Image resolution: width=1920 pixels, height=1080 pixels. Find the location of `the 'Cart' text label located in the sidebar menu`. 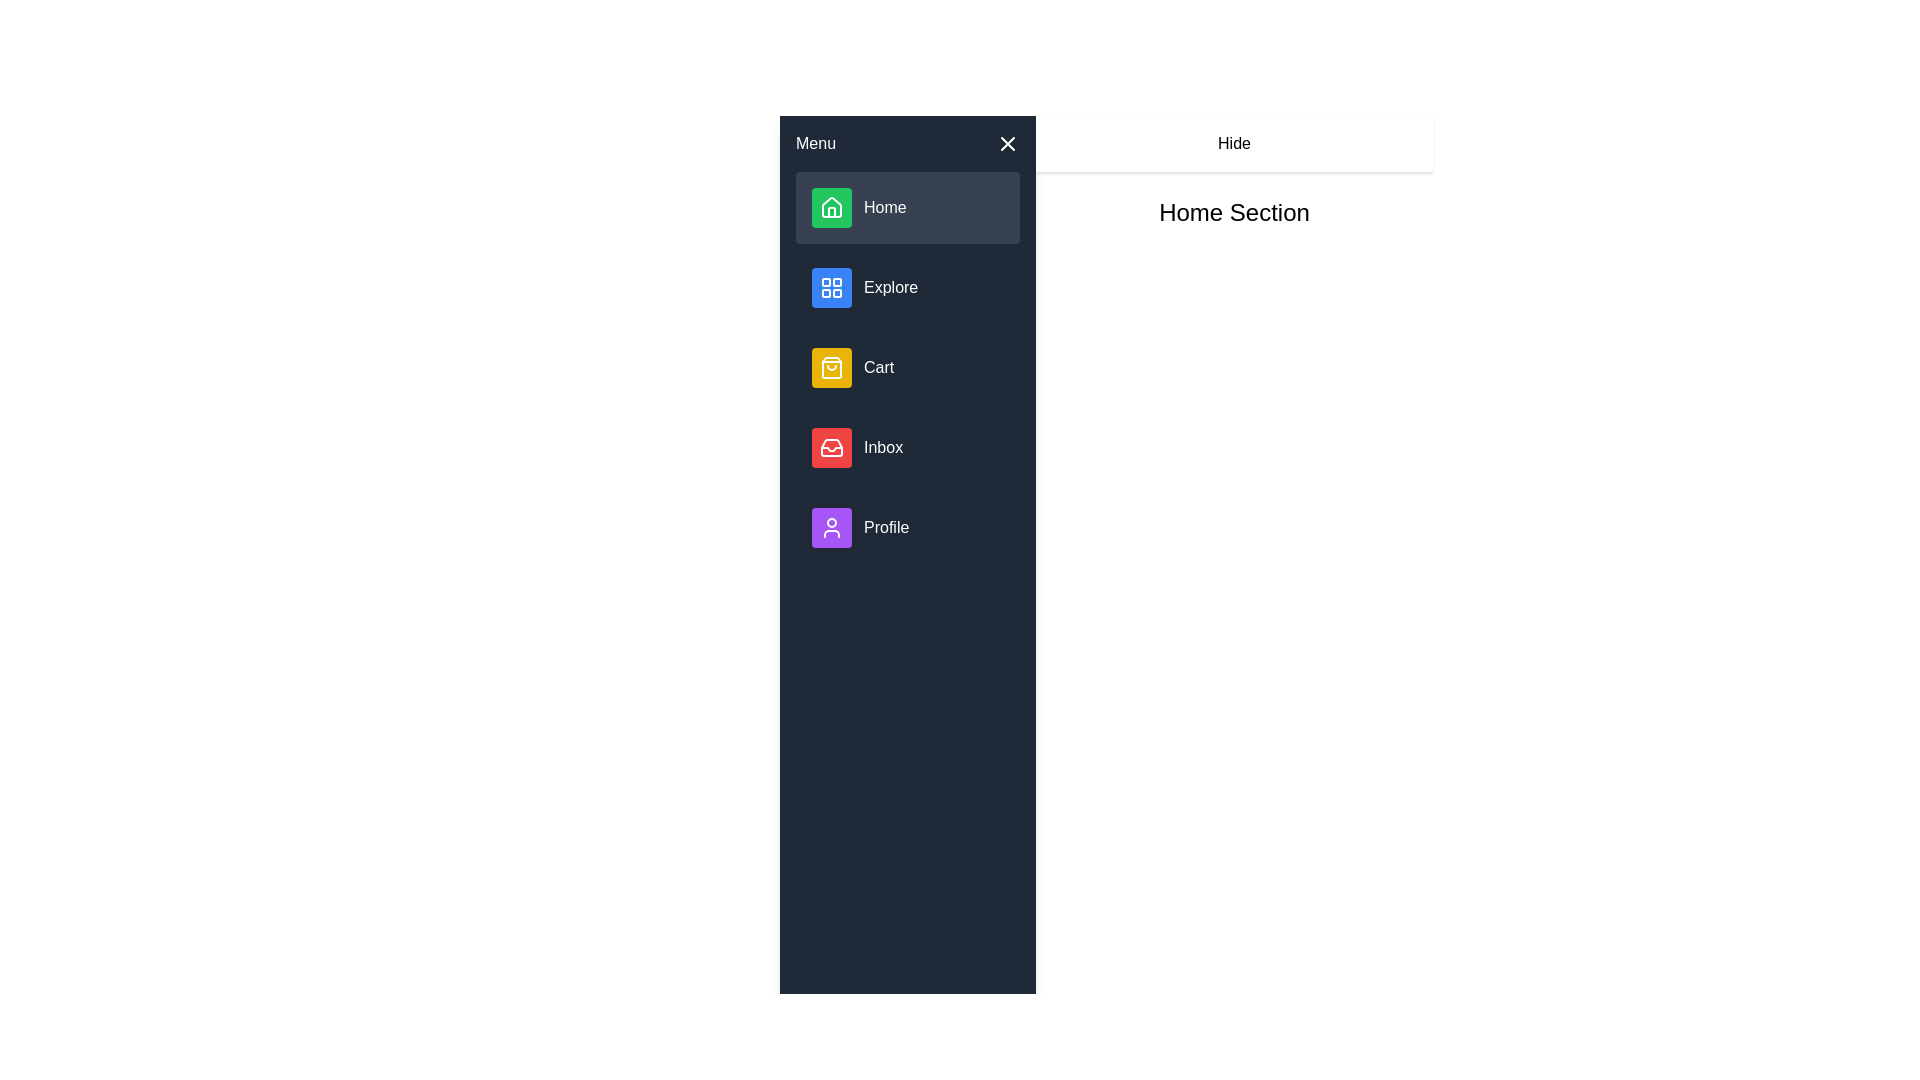

the 'Cart' text label located in the sidebar menu is located at coordinates (879, 367).